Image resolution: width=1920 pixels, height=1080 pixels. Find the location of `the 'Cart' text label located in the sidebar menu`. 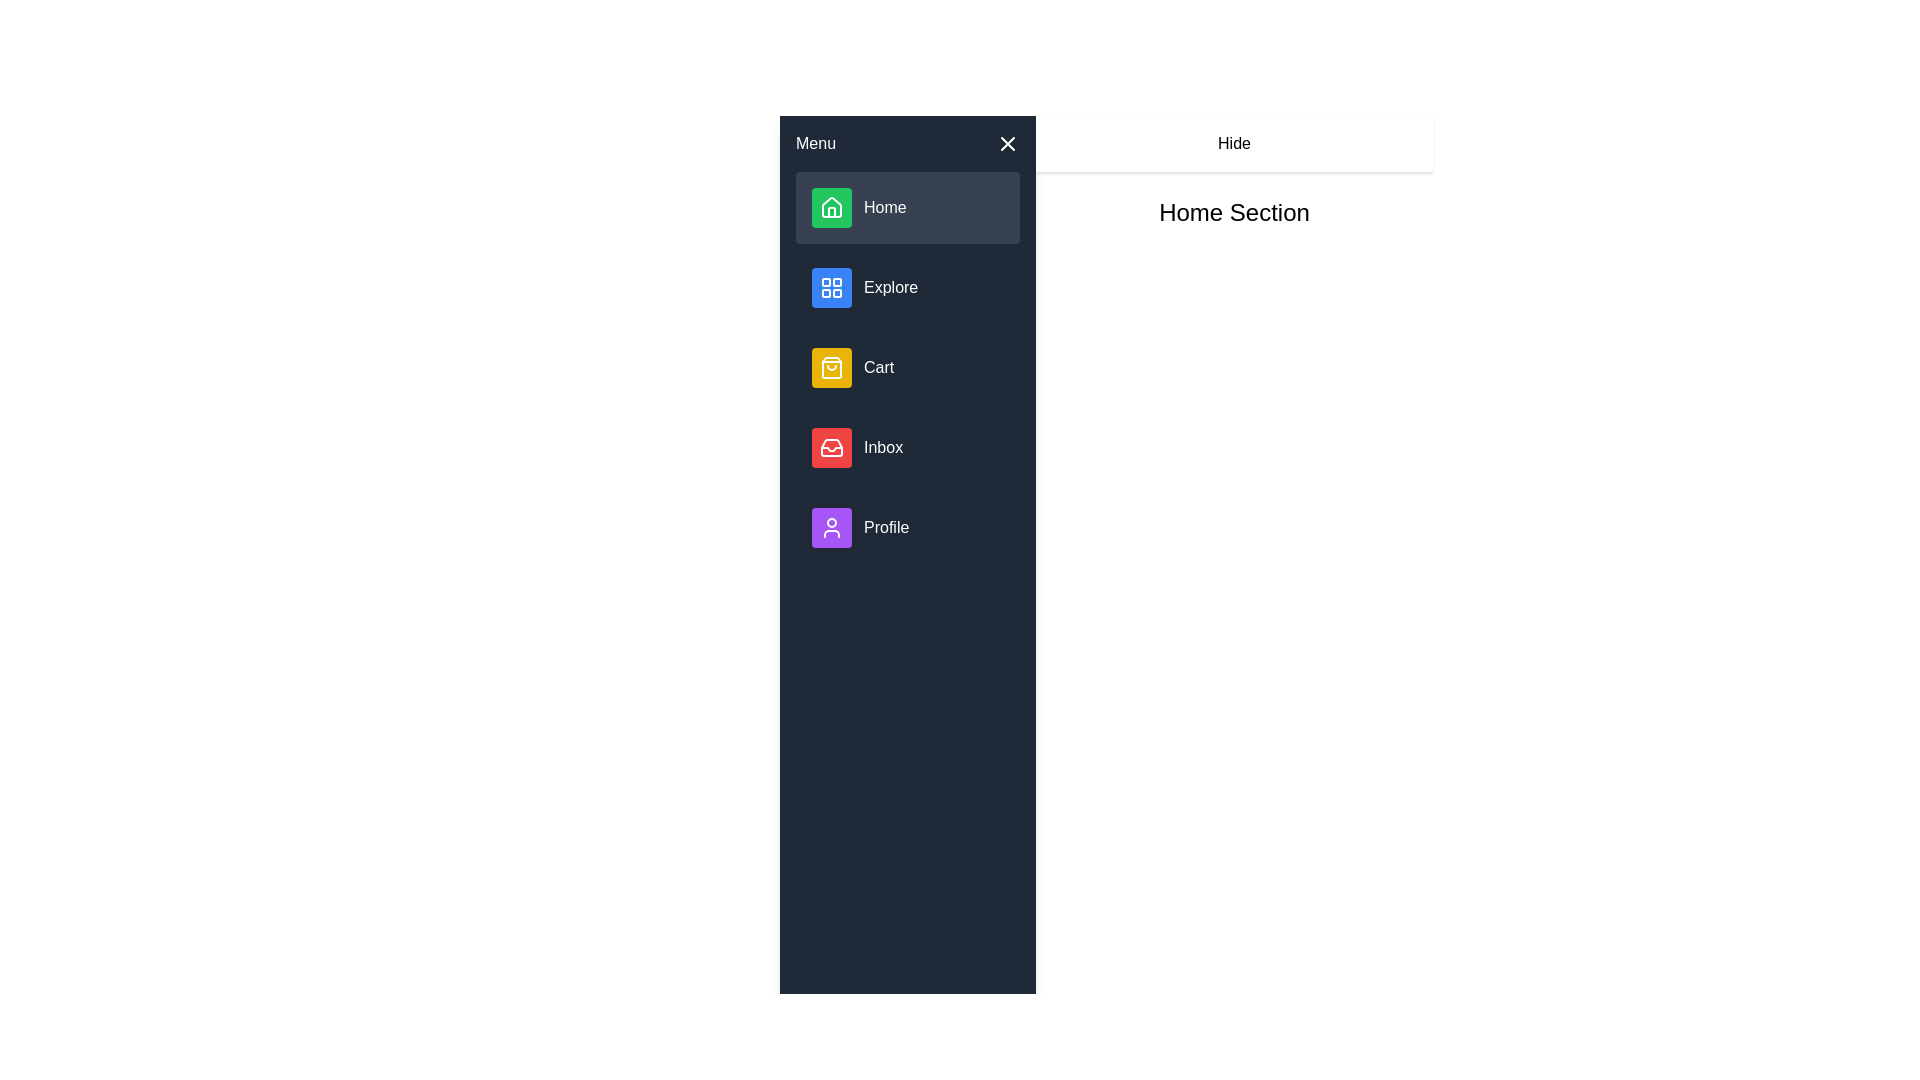

the 'Cart' text label located in the sidebar menu is located at coordinates (879, 367).